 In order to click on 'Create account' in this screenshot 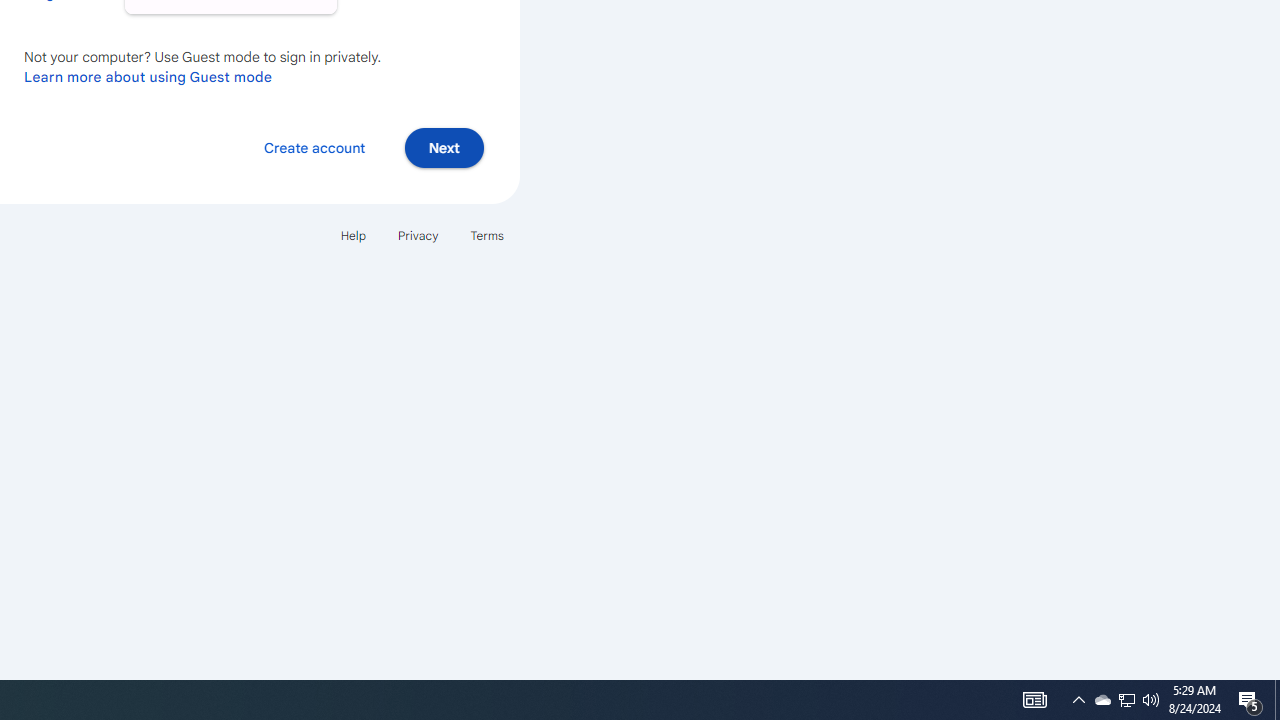, I will do `click(313, 146)`.